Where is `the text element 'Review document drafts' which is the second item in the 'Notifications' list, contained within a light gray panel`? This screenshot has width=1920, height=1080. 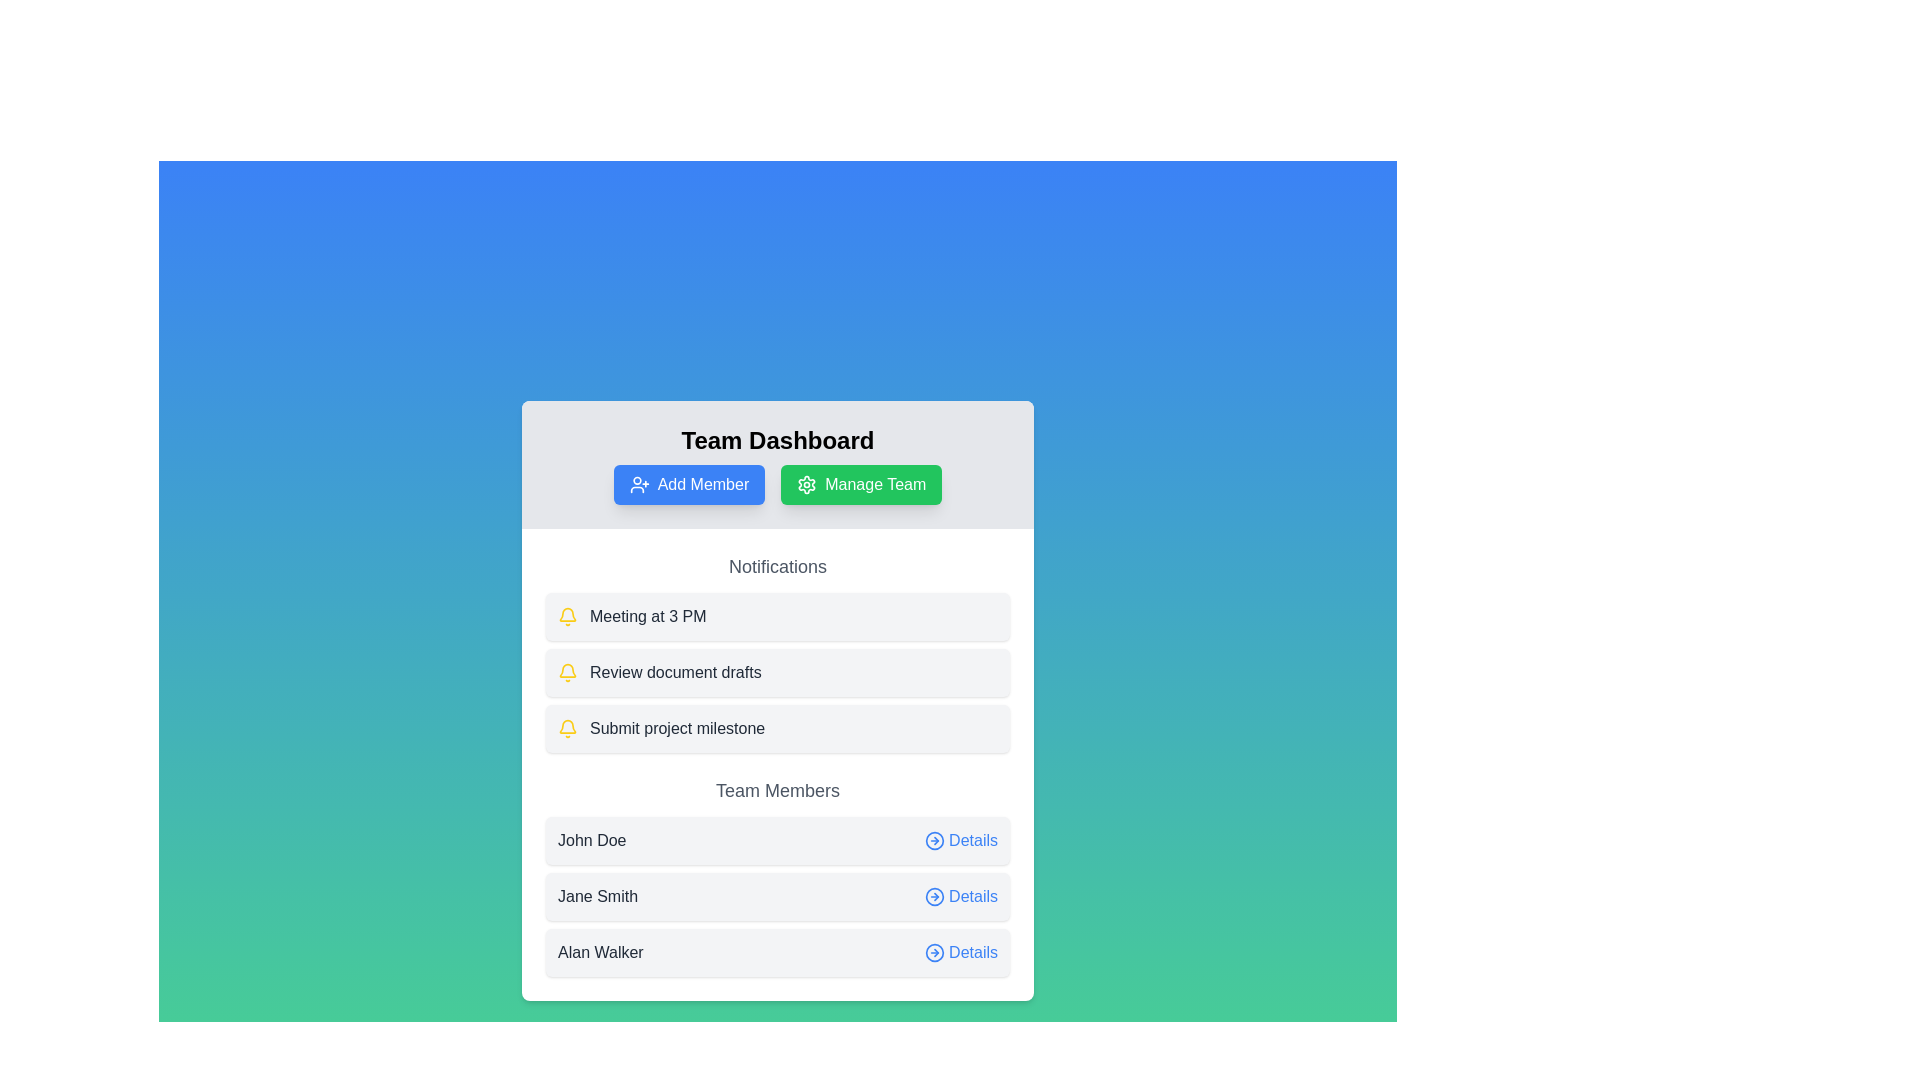 the text element 'Review document drafts' which is the second item in the 'Notifications' list, contained within a light gray panel is located at coordinates (675, 672).